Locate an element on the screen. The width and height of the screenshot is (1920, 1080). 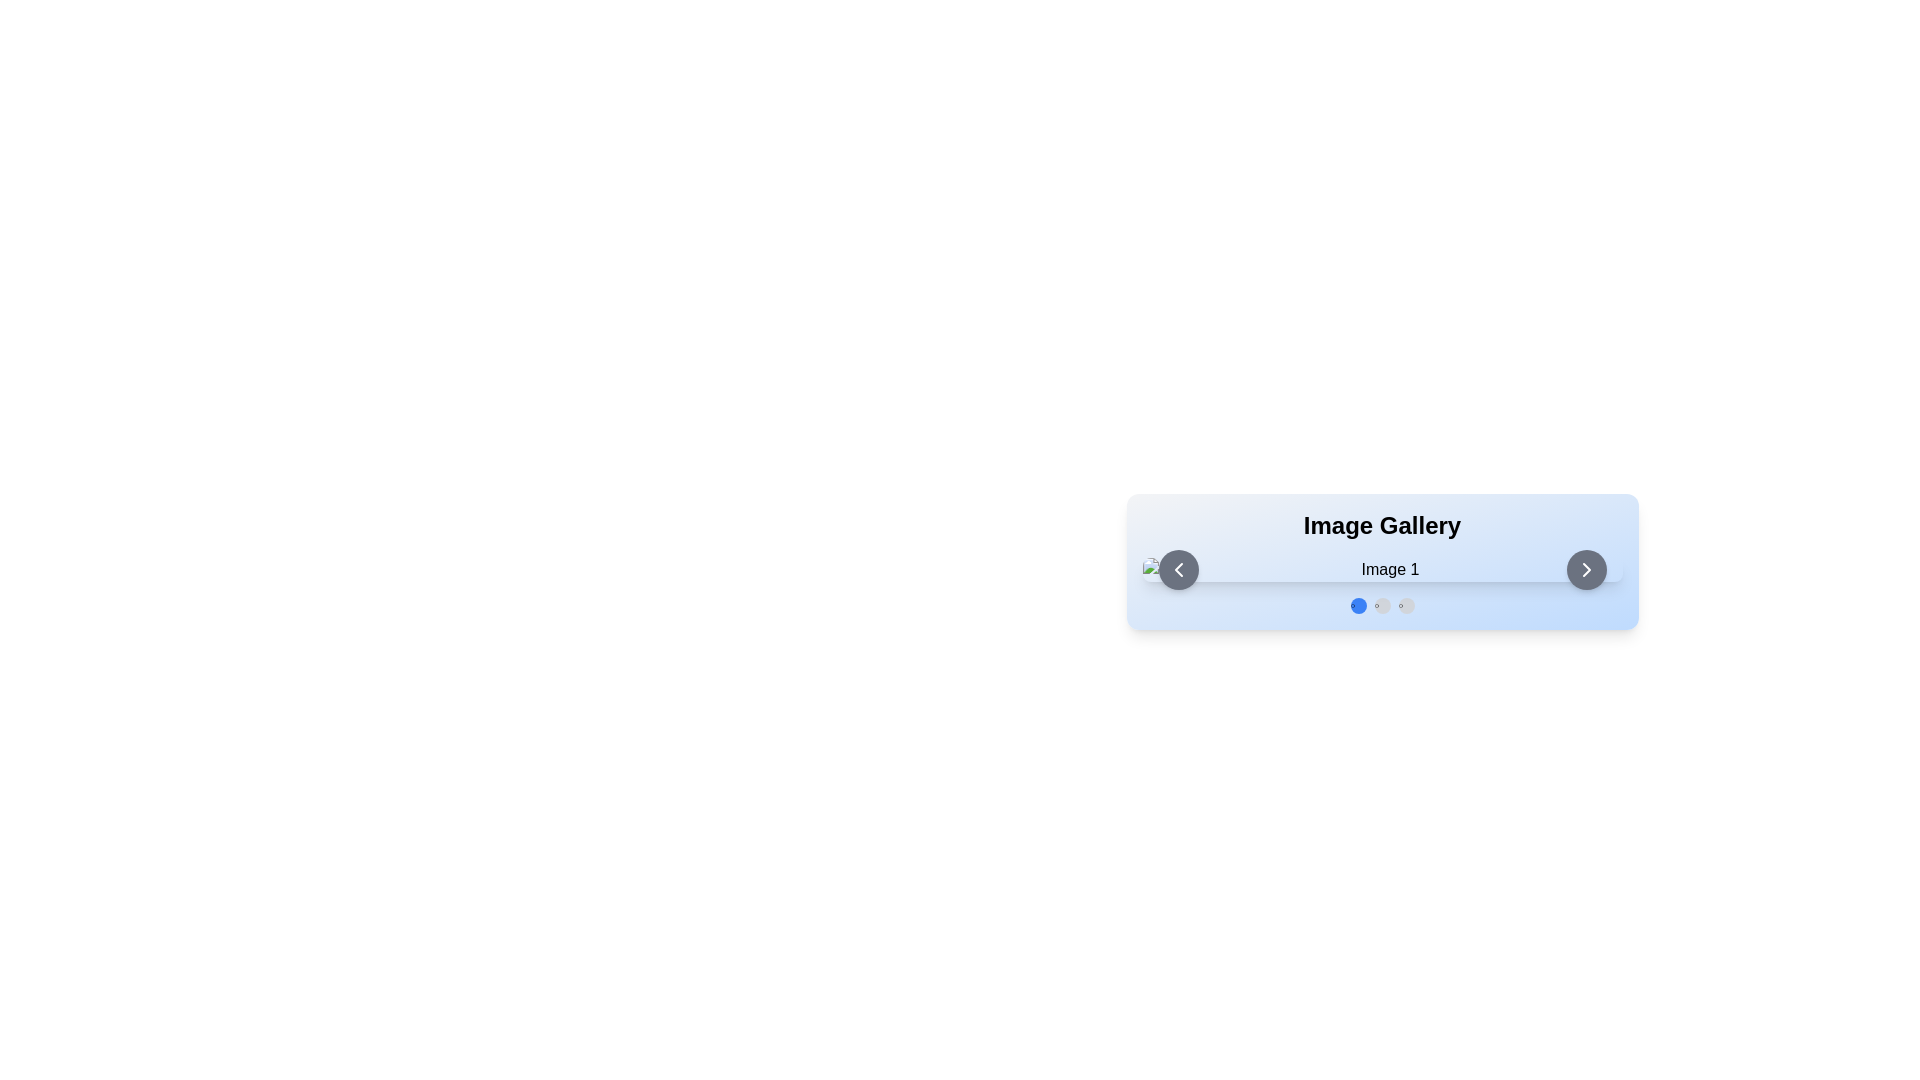
the navigation icon embedded in the circular button on the far-right side of the image gallery interface is located at coordinates (1585, 570).